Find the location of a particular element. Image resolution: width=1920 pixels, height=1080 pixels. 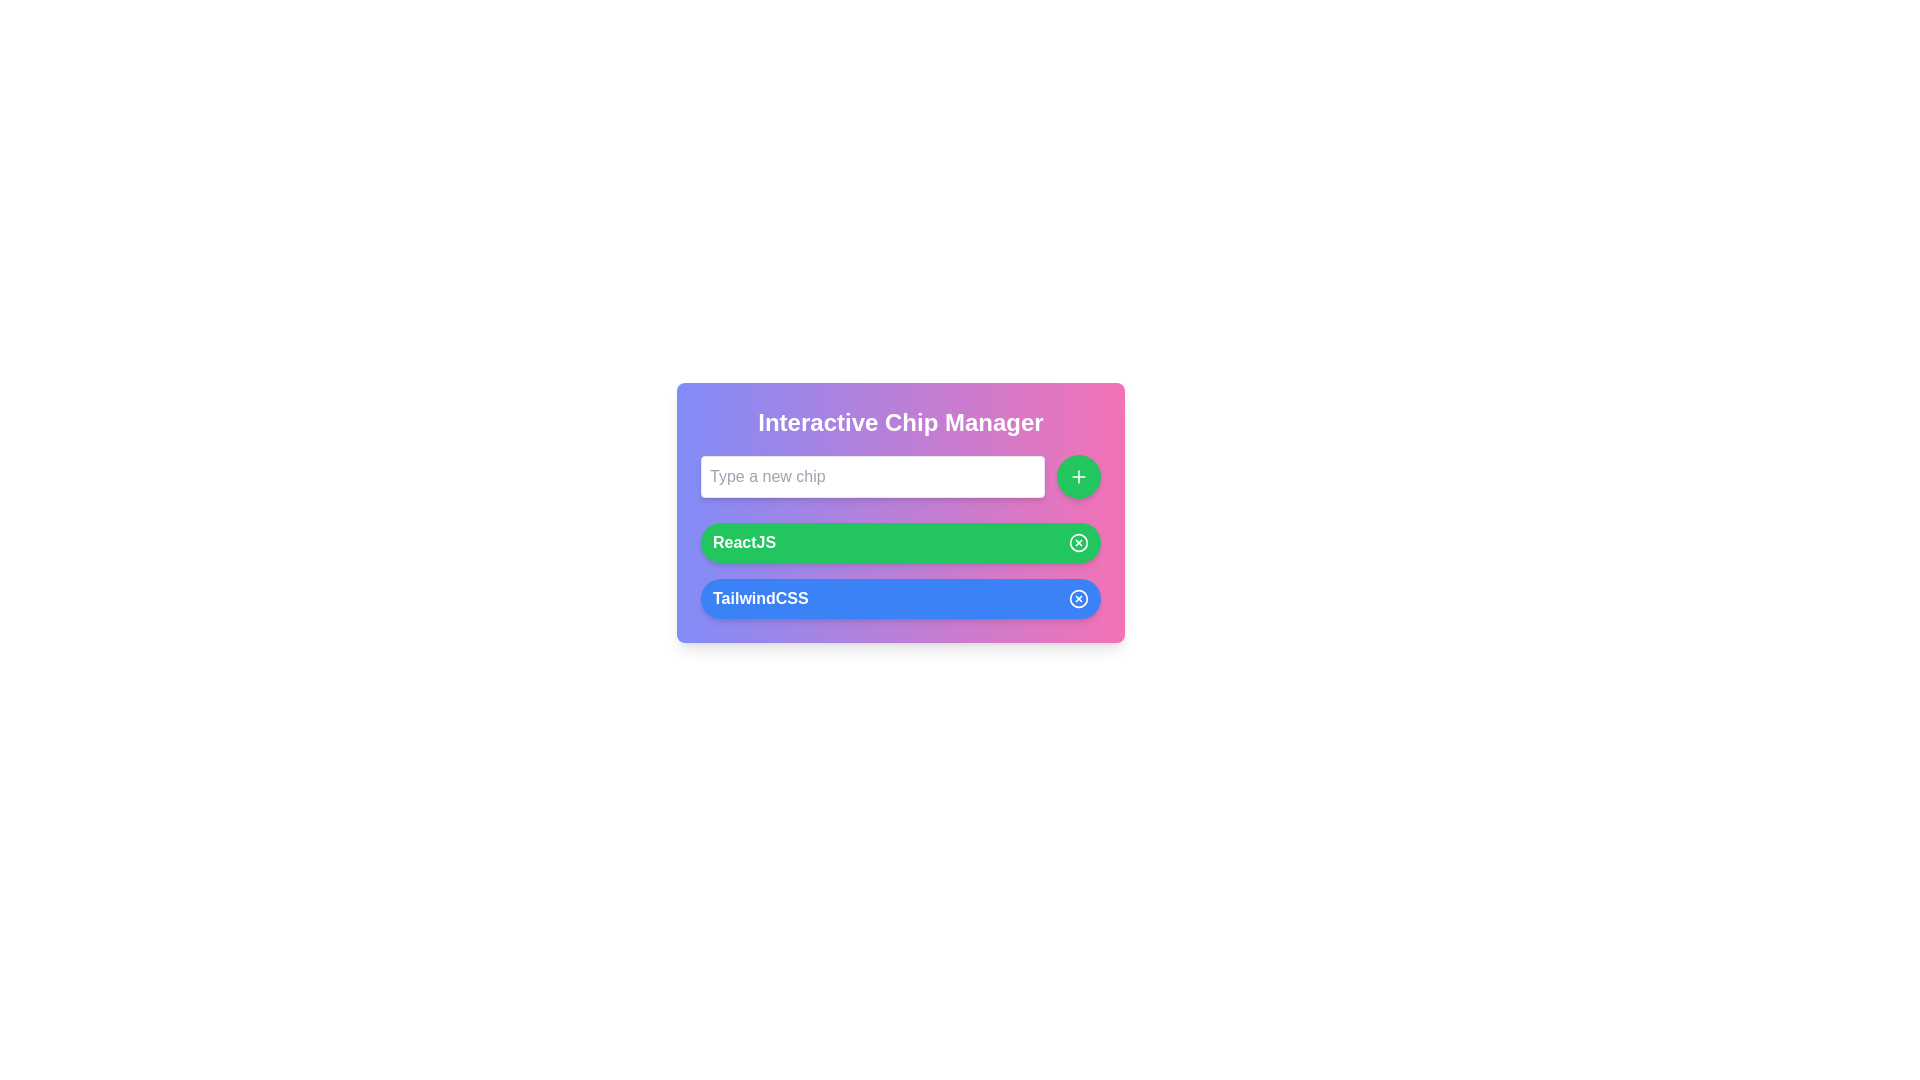

the Chip labeled 'ReactJS' with a close button, which has a green background and is positioned at the top of a vertical list of chips is located at coordinates (900, 543).